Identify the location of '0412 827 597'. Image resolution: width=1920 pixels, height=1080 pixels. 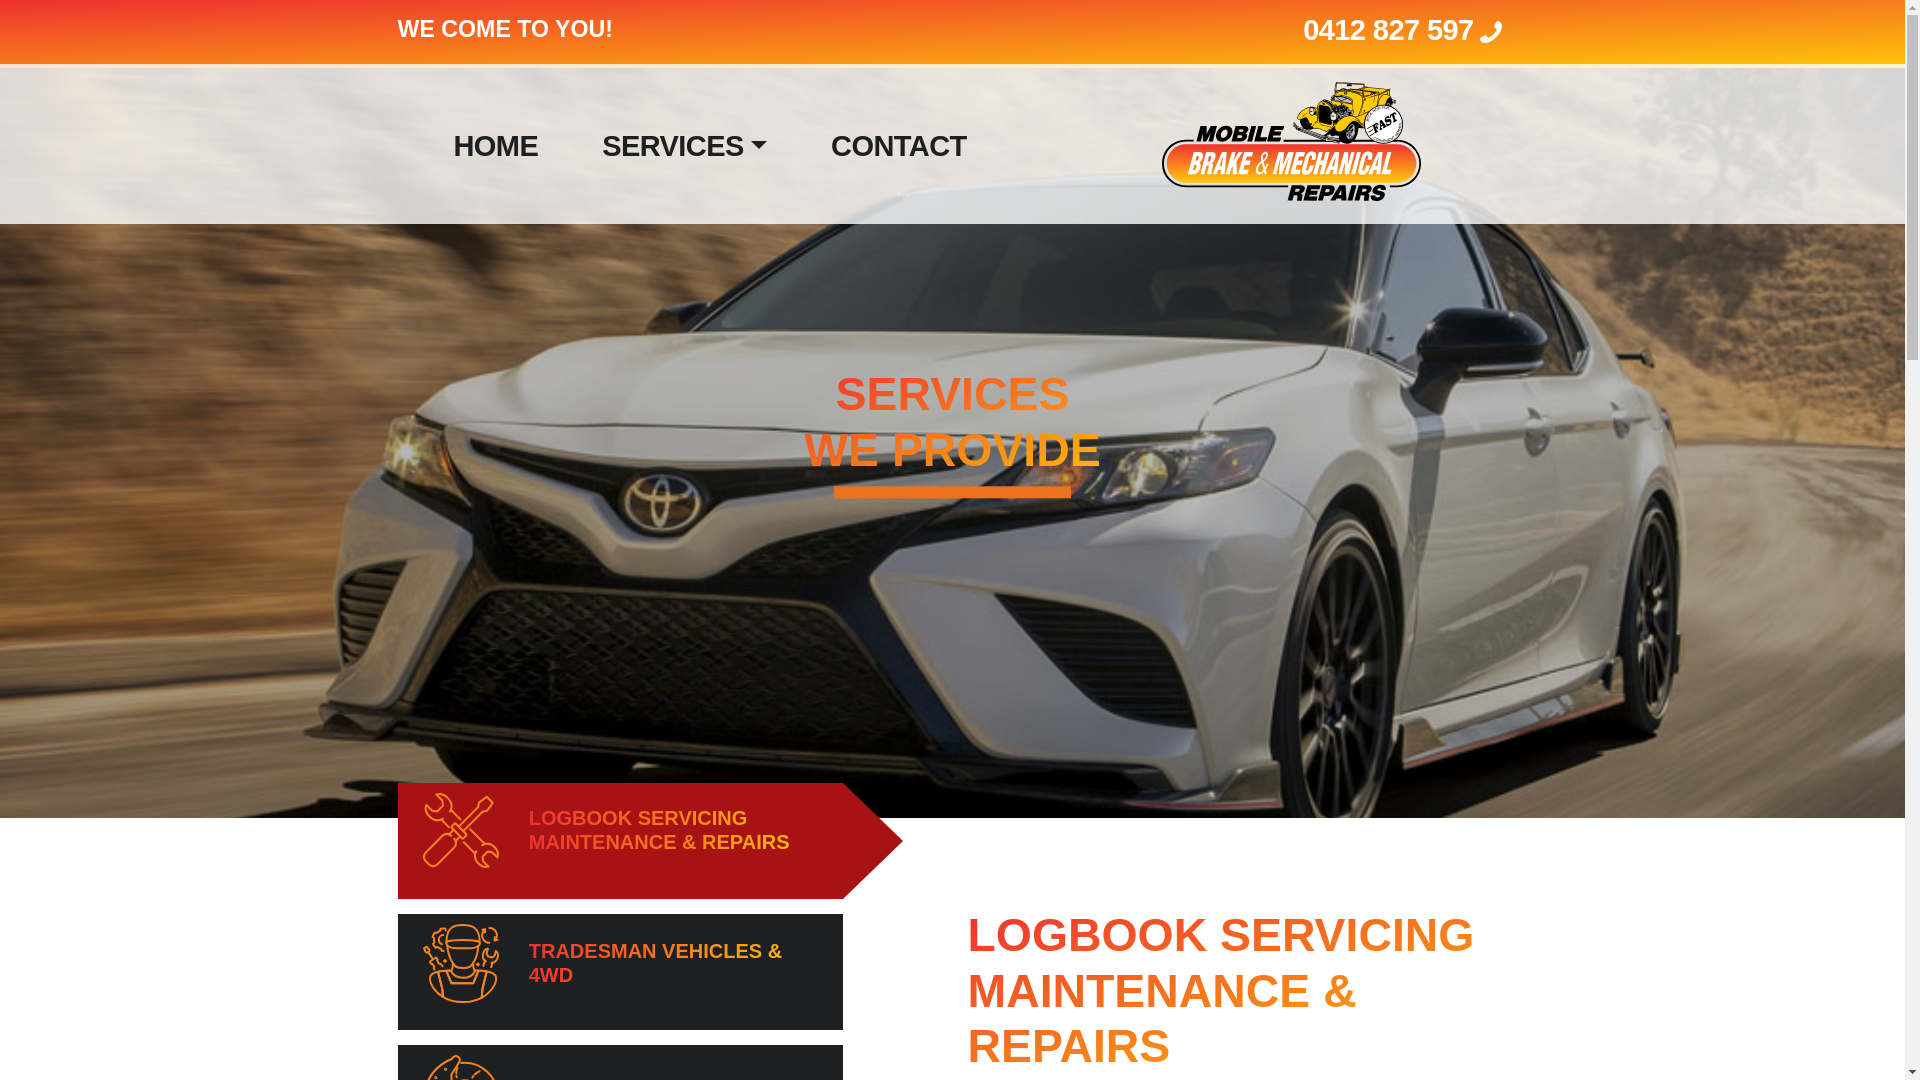
(1404, 30).